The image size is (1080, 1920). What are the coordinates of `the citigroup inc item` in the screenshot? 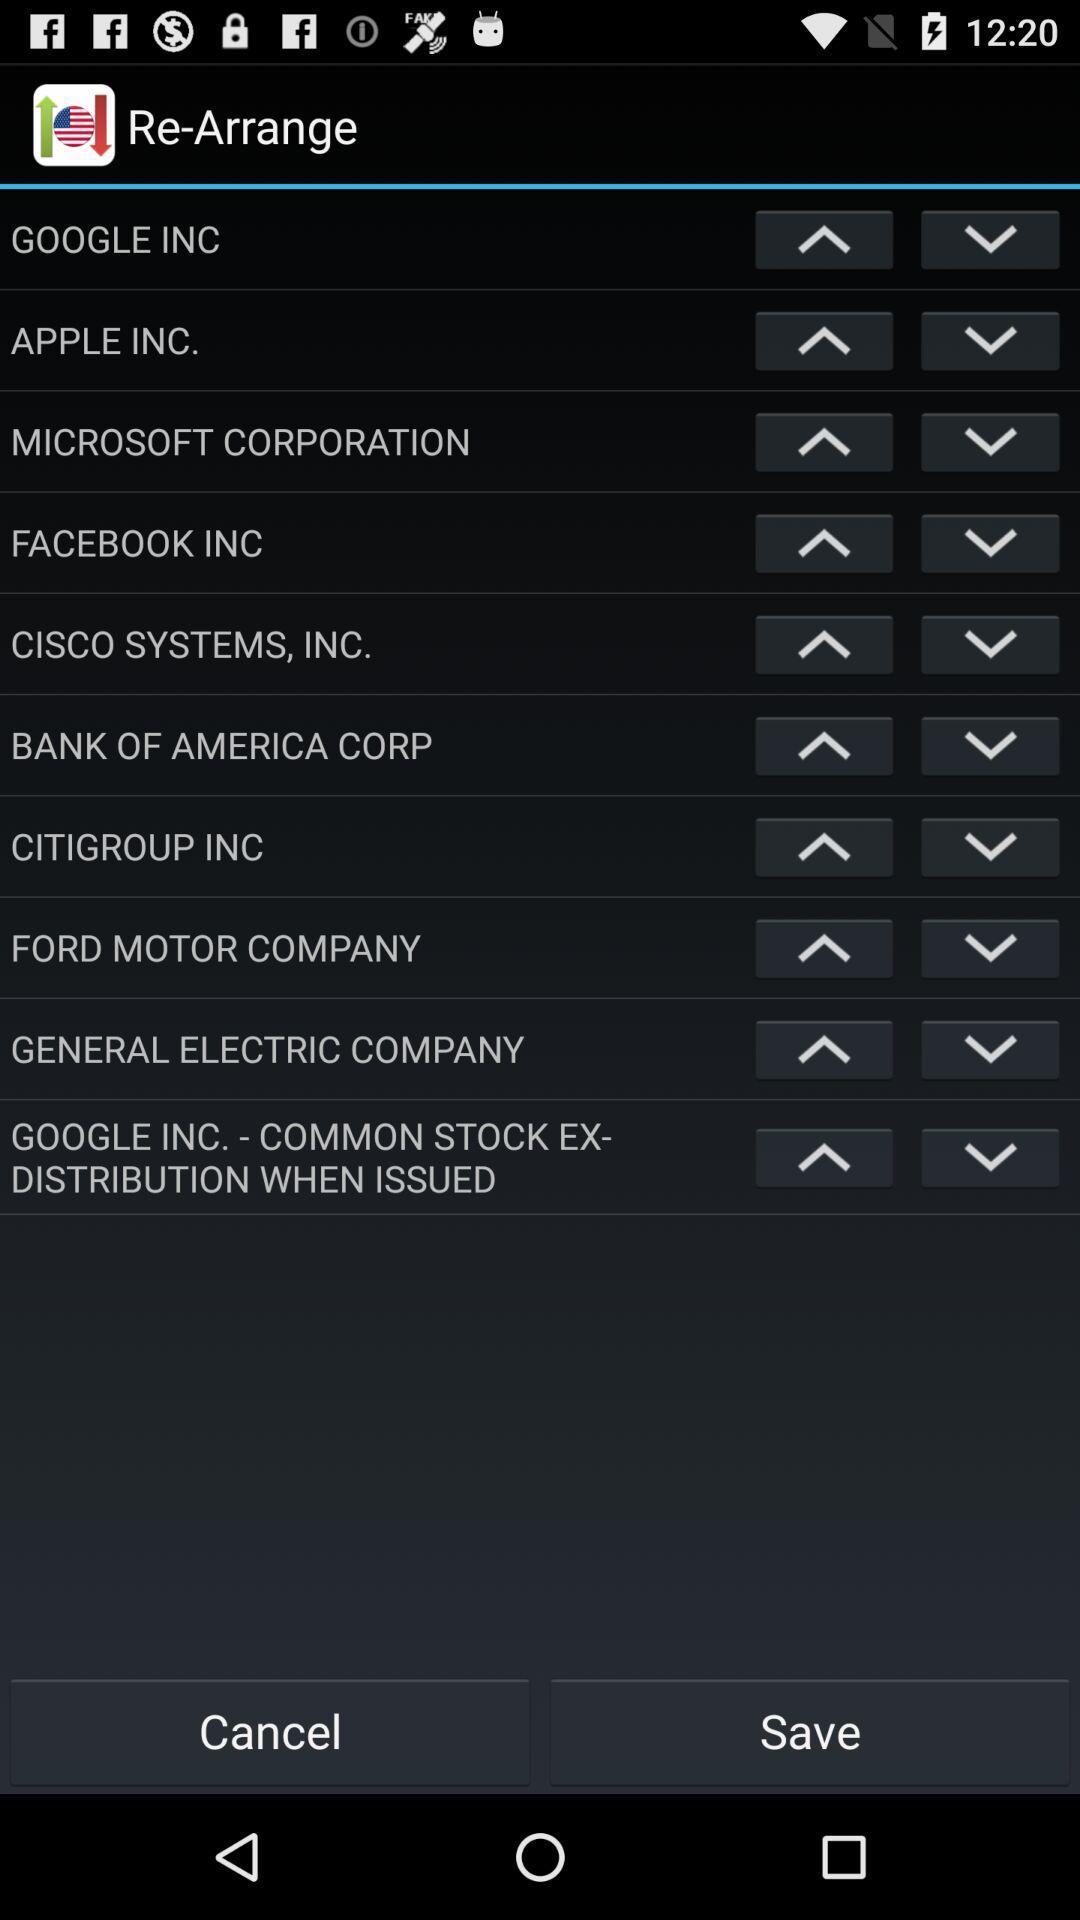 It's located at (378, 845).